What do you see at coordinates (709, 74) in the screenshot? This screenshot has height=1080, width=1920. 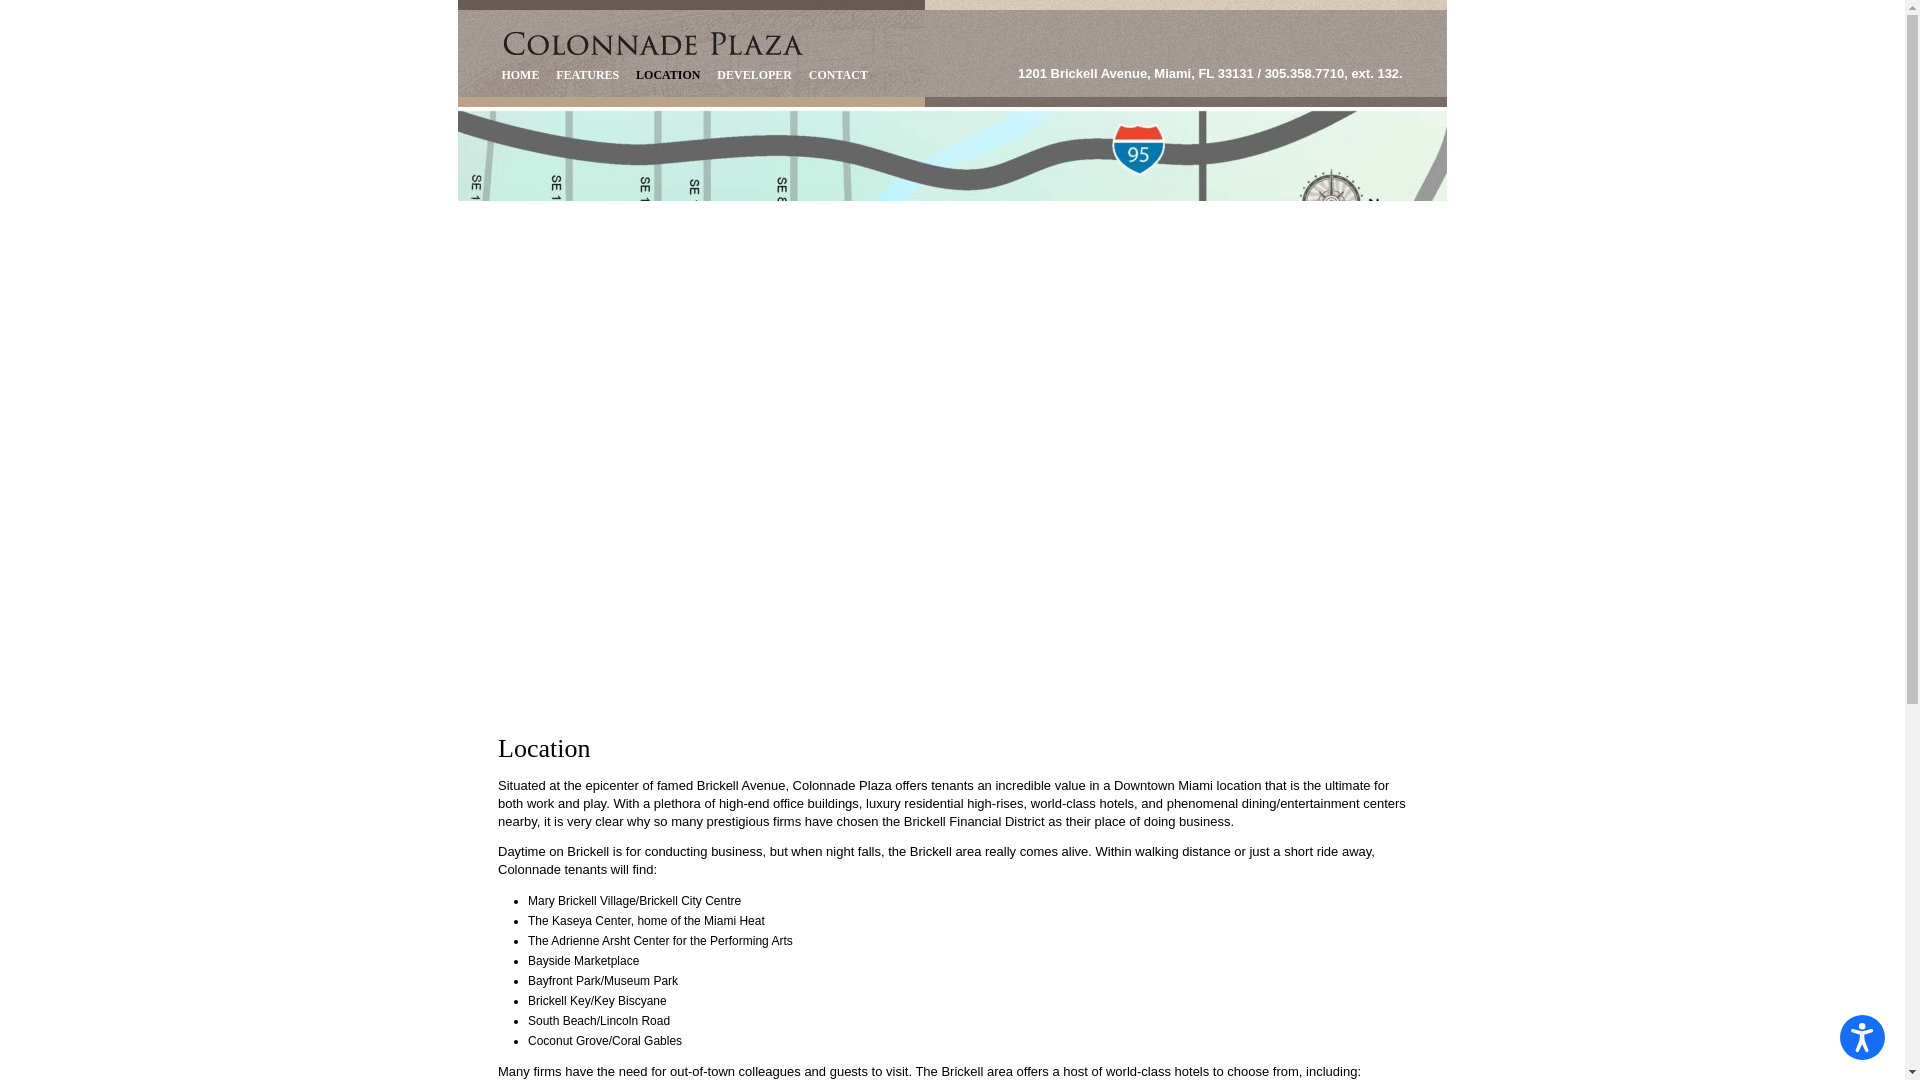 I see `'DEVELOPER'` at bounding box center [709, 74].